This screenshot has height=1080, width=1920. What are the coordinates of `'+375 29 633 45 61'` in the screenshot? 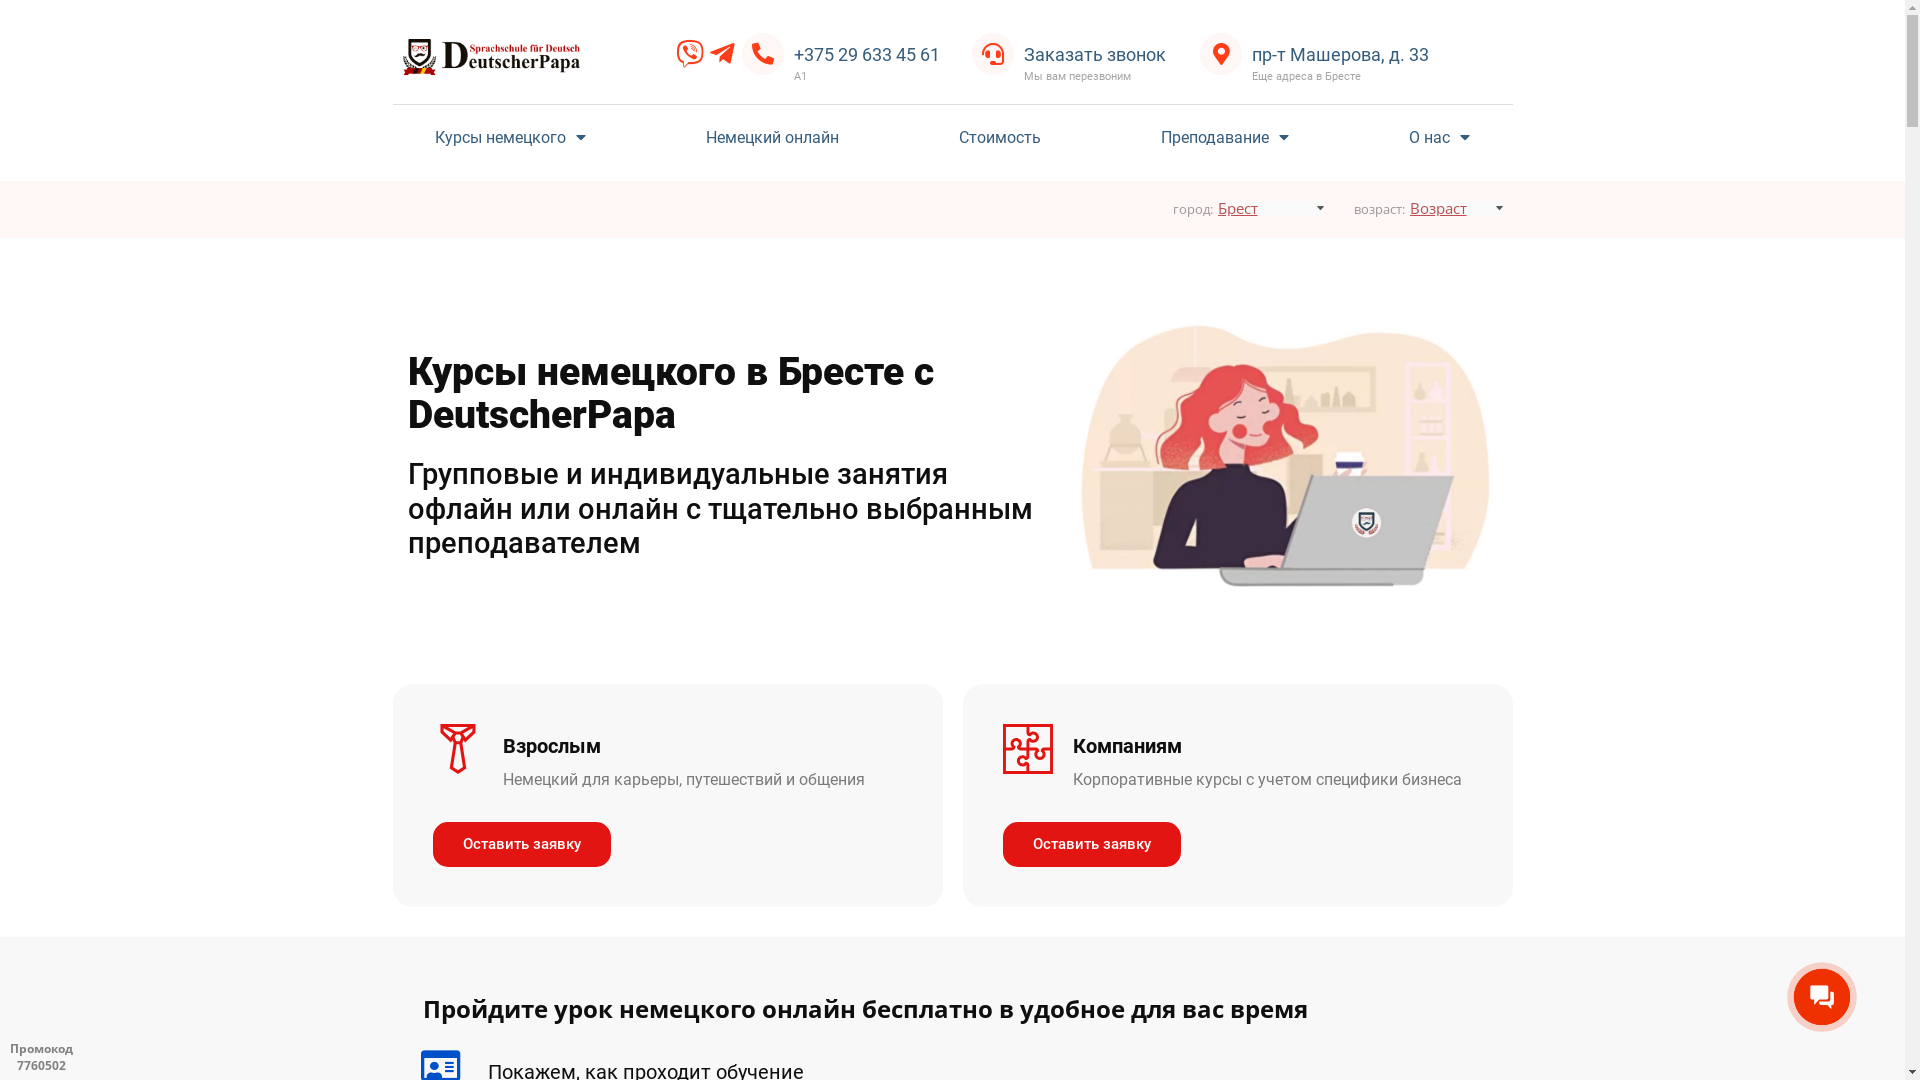 It's located at (867, 53).